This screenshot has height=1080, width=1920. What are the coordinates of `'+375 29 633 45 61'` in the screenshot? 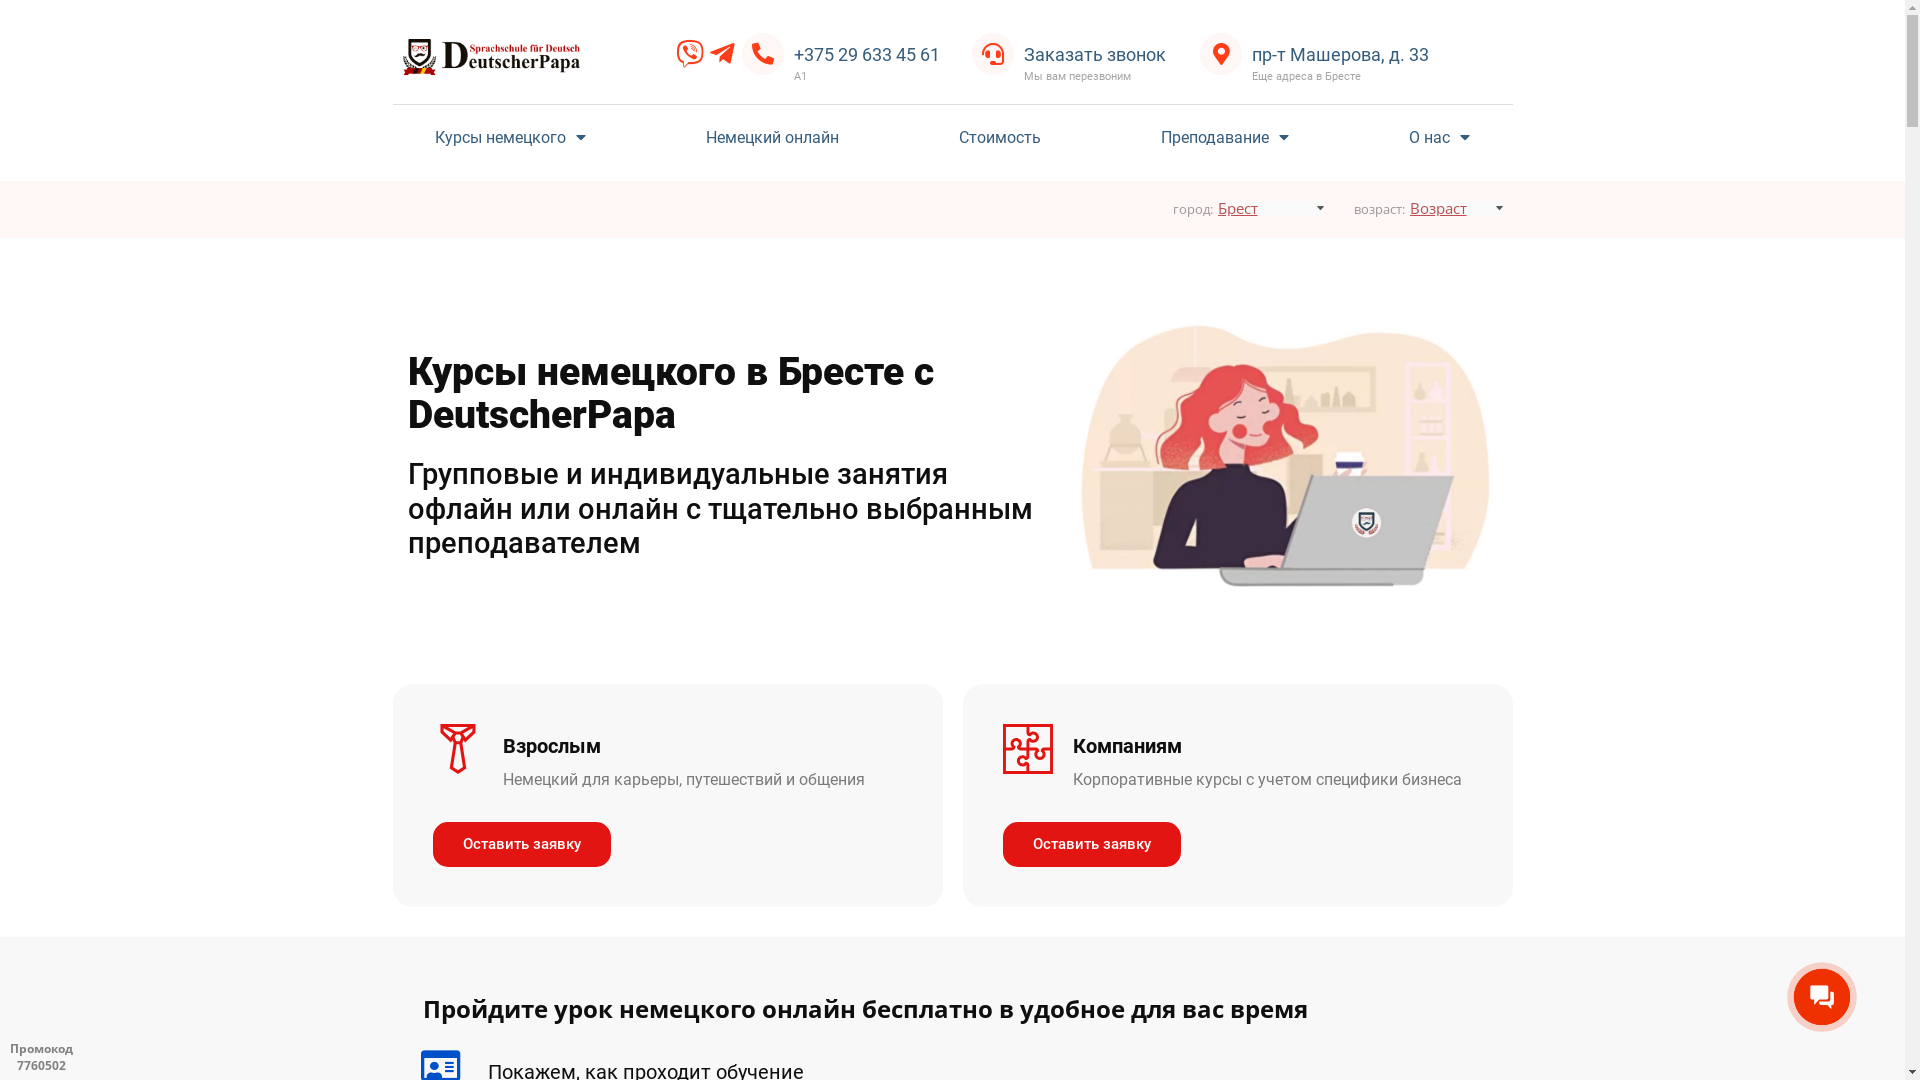 It's located at (867, 53).